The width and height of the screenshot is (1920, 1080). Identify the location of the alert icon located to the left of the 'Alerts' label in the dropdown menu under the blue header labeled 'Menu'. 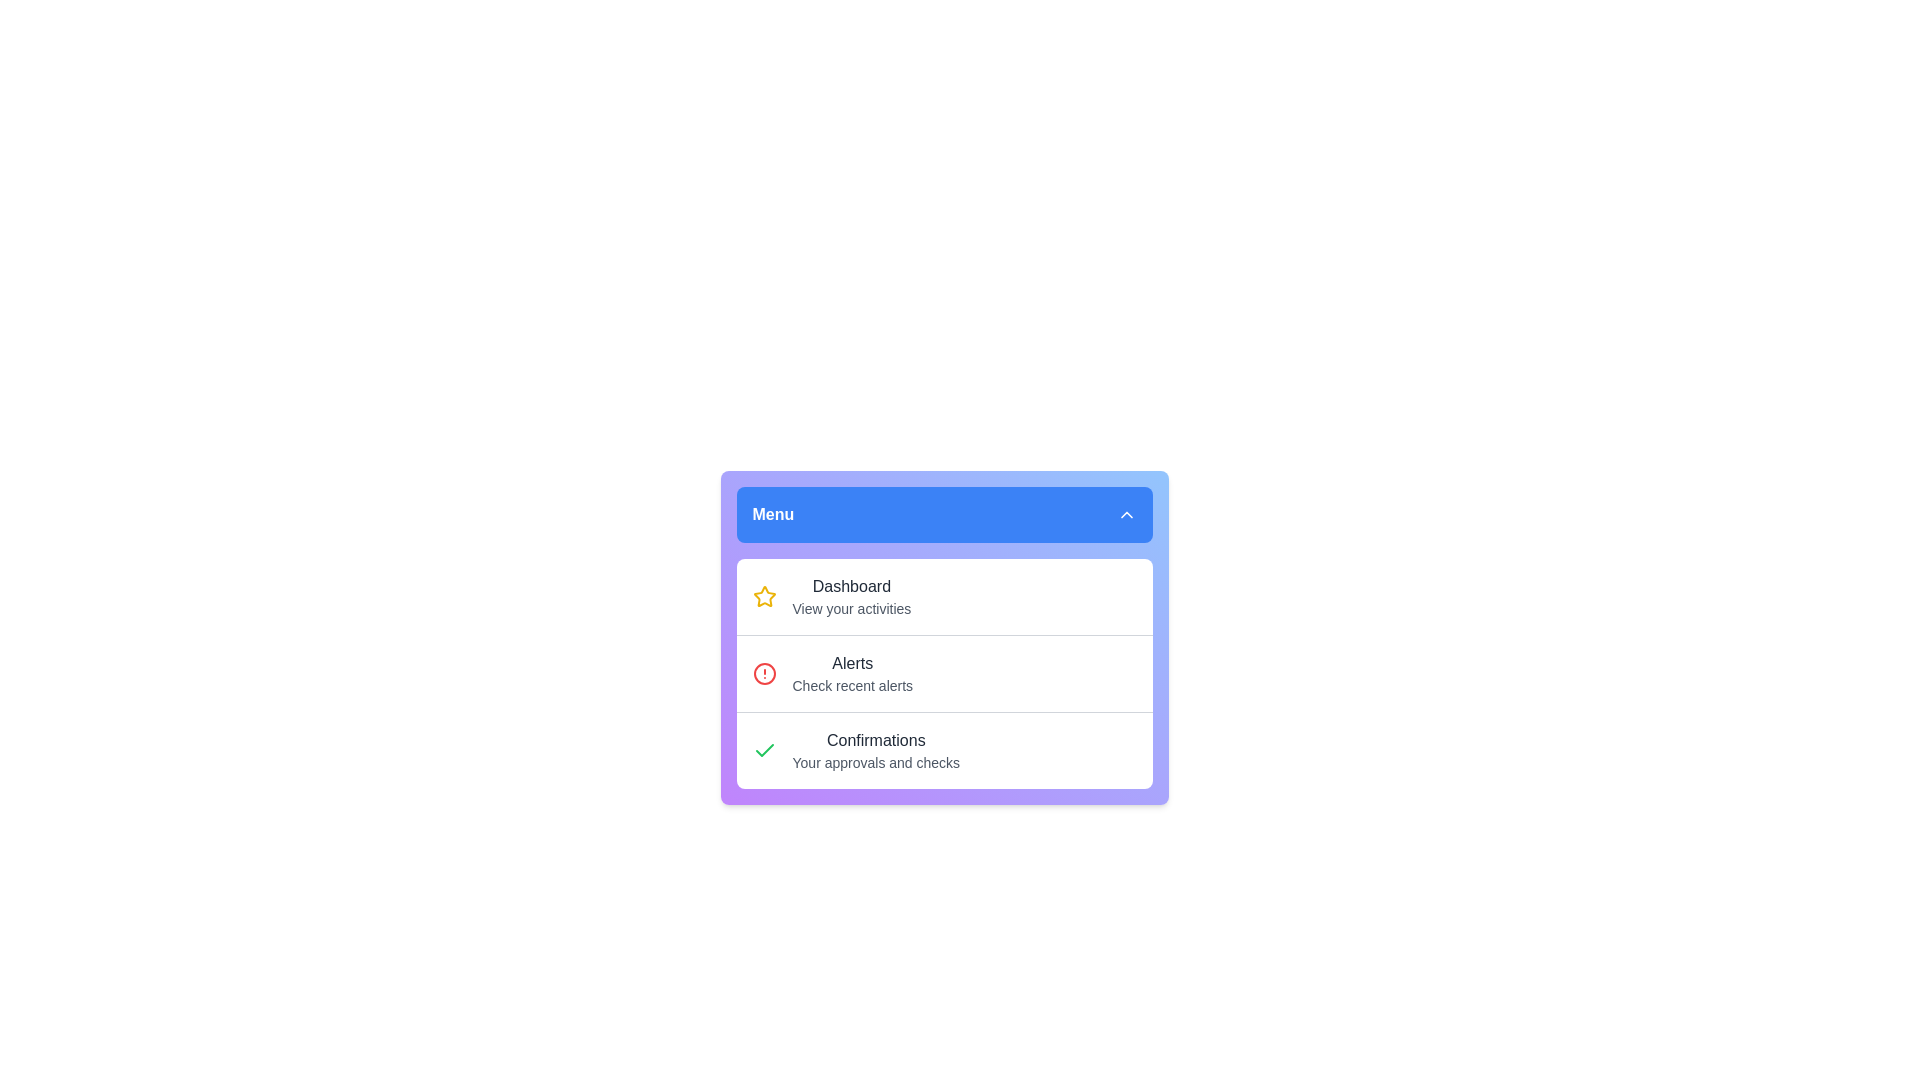
(763, 674).